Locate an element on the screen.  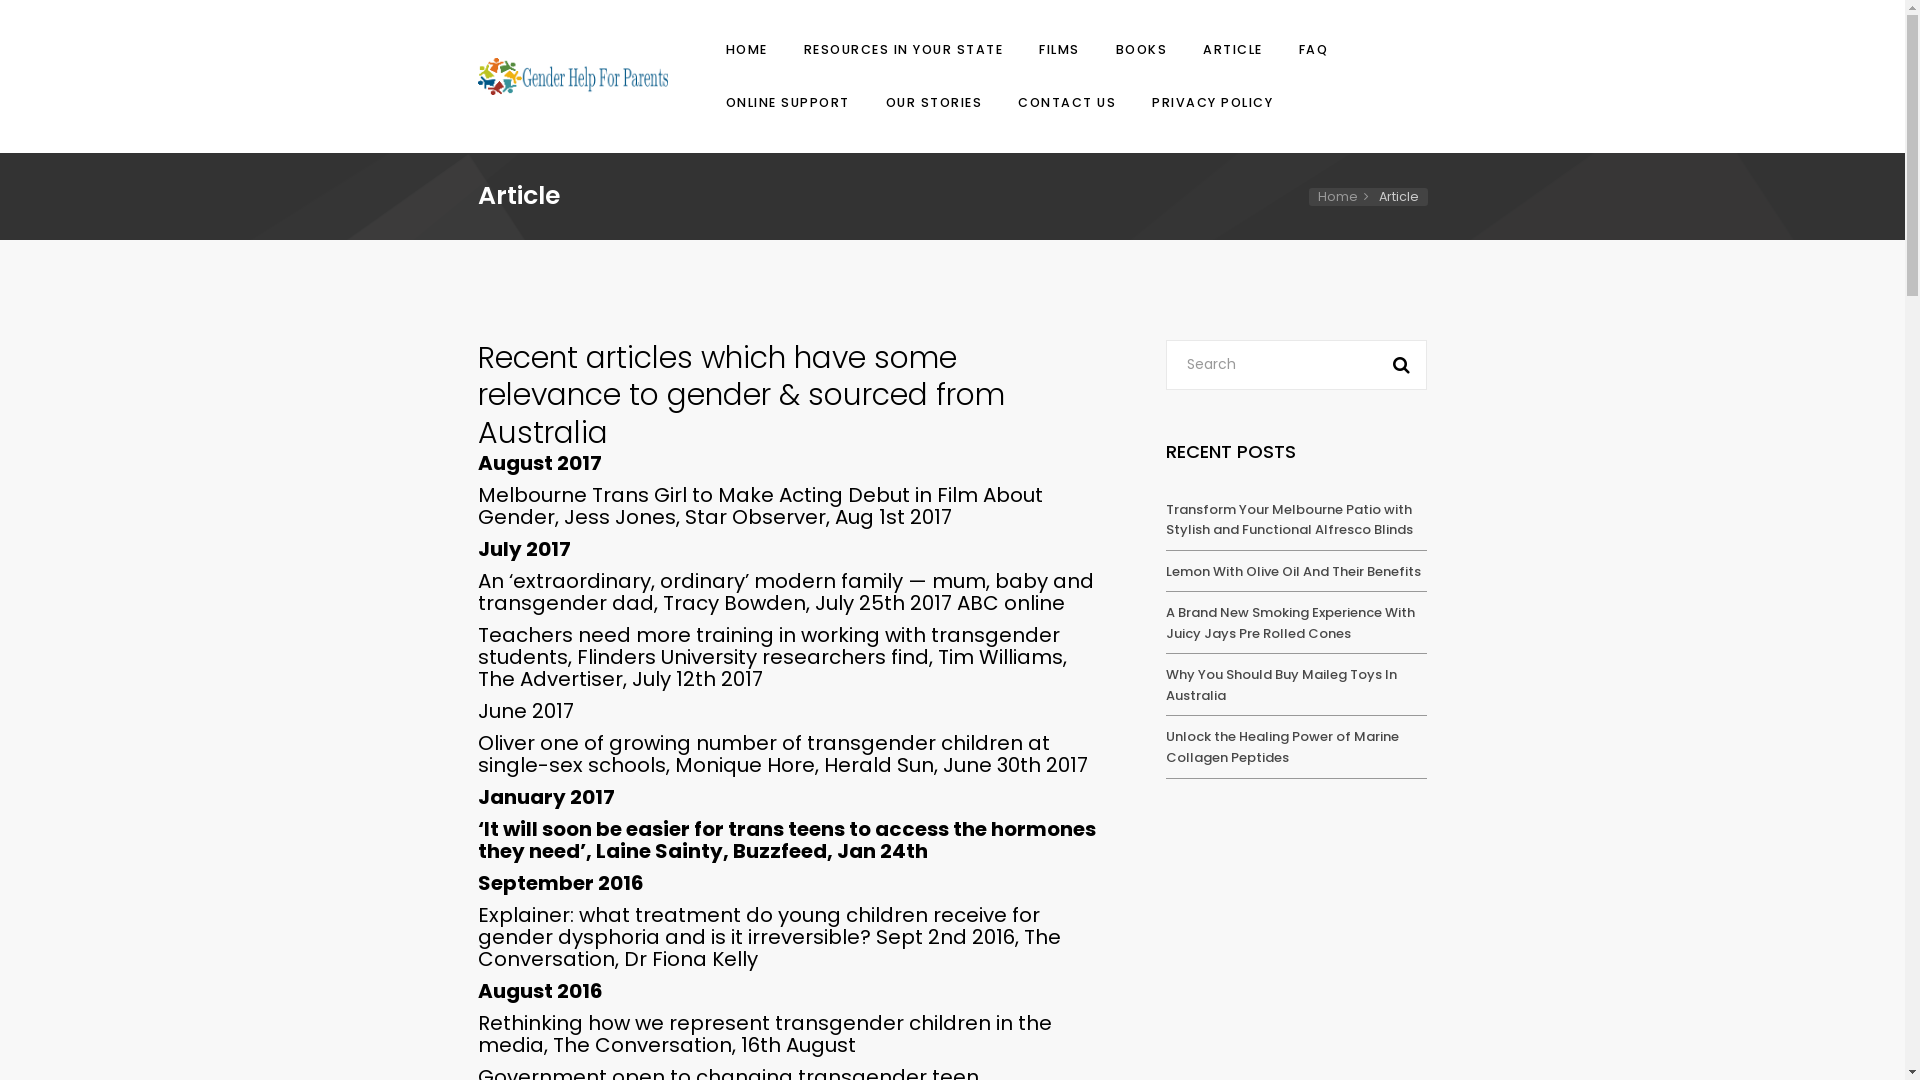
'PRIVACY POLICY' is located at coordinates (1208, 102).